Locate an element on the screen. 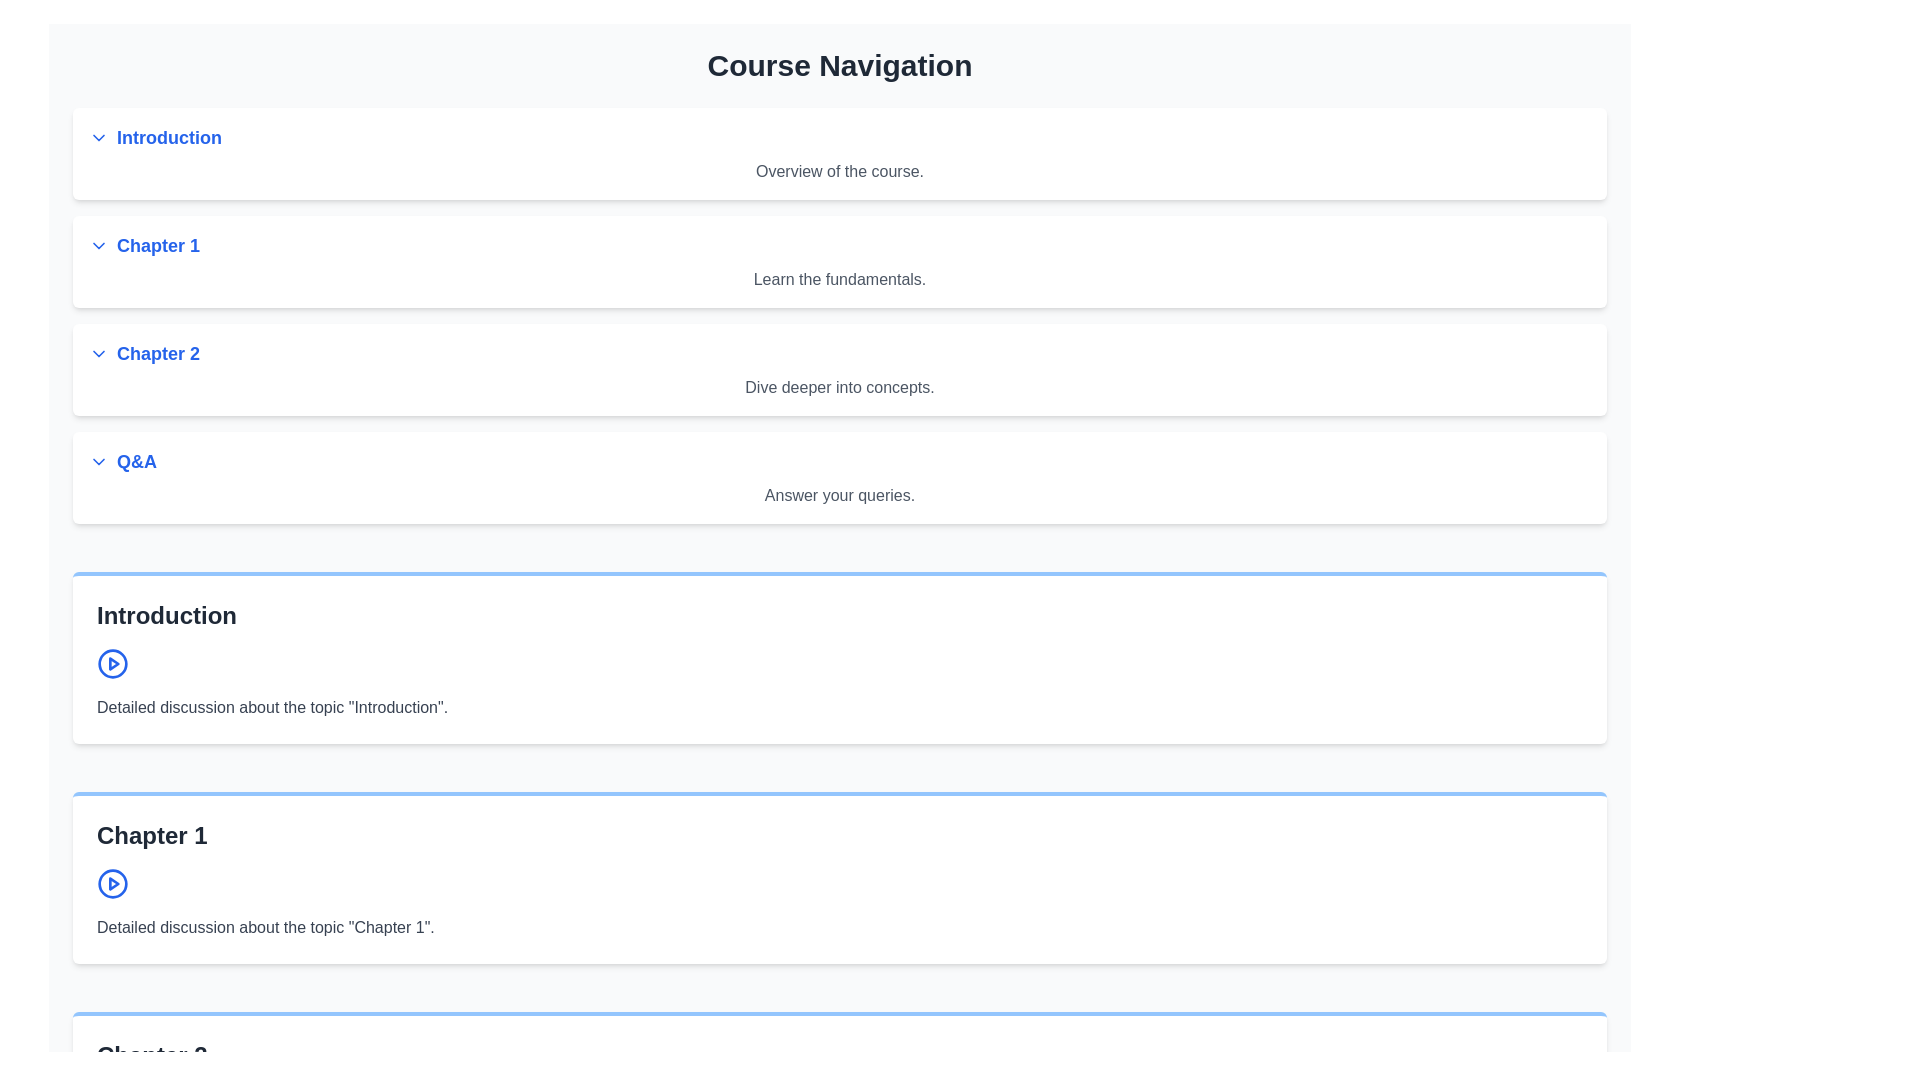 This screenshot has width=1920, height=1080. the downward-pointing chevron icon next to the 'Chapter 2' text label in the Course Navigation interface is located at coordinates (98, 353).